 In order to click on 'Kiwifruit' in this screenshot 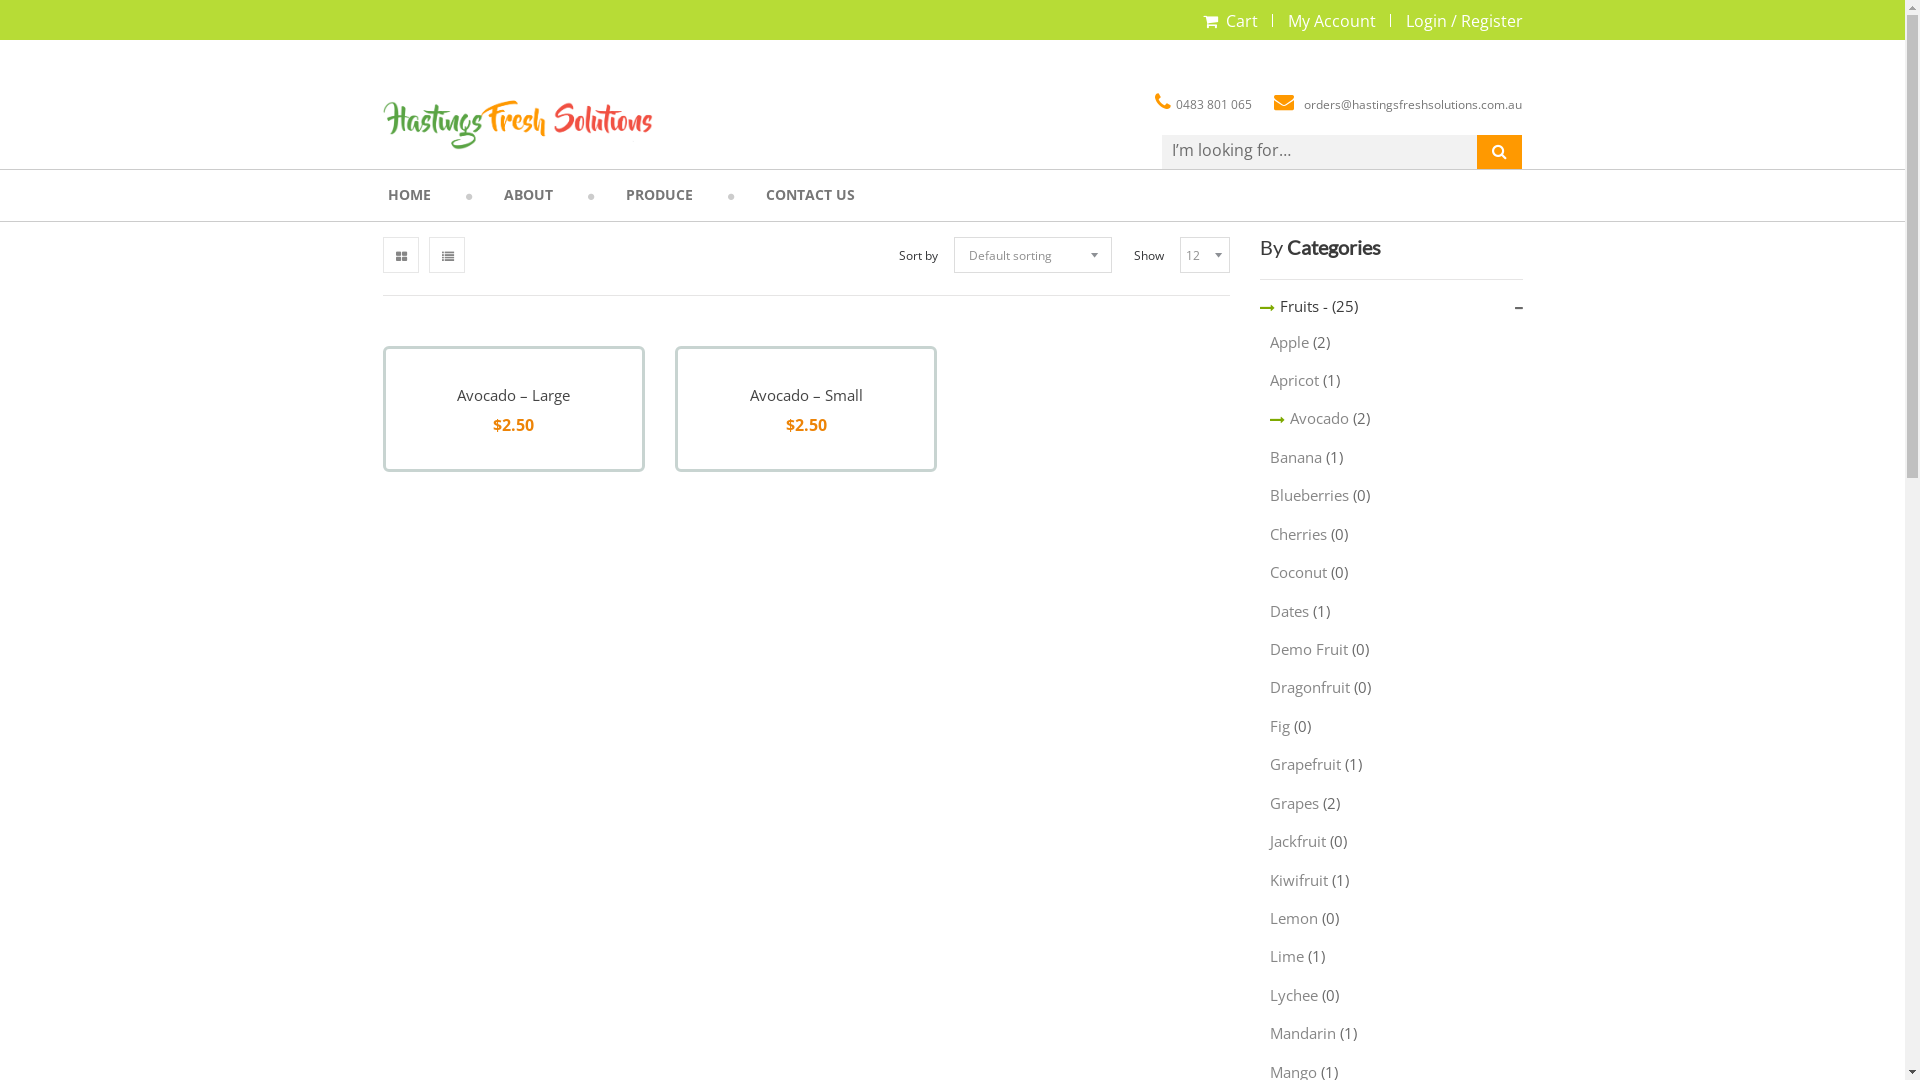, I will do `click(1299, 878)`.